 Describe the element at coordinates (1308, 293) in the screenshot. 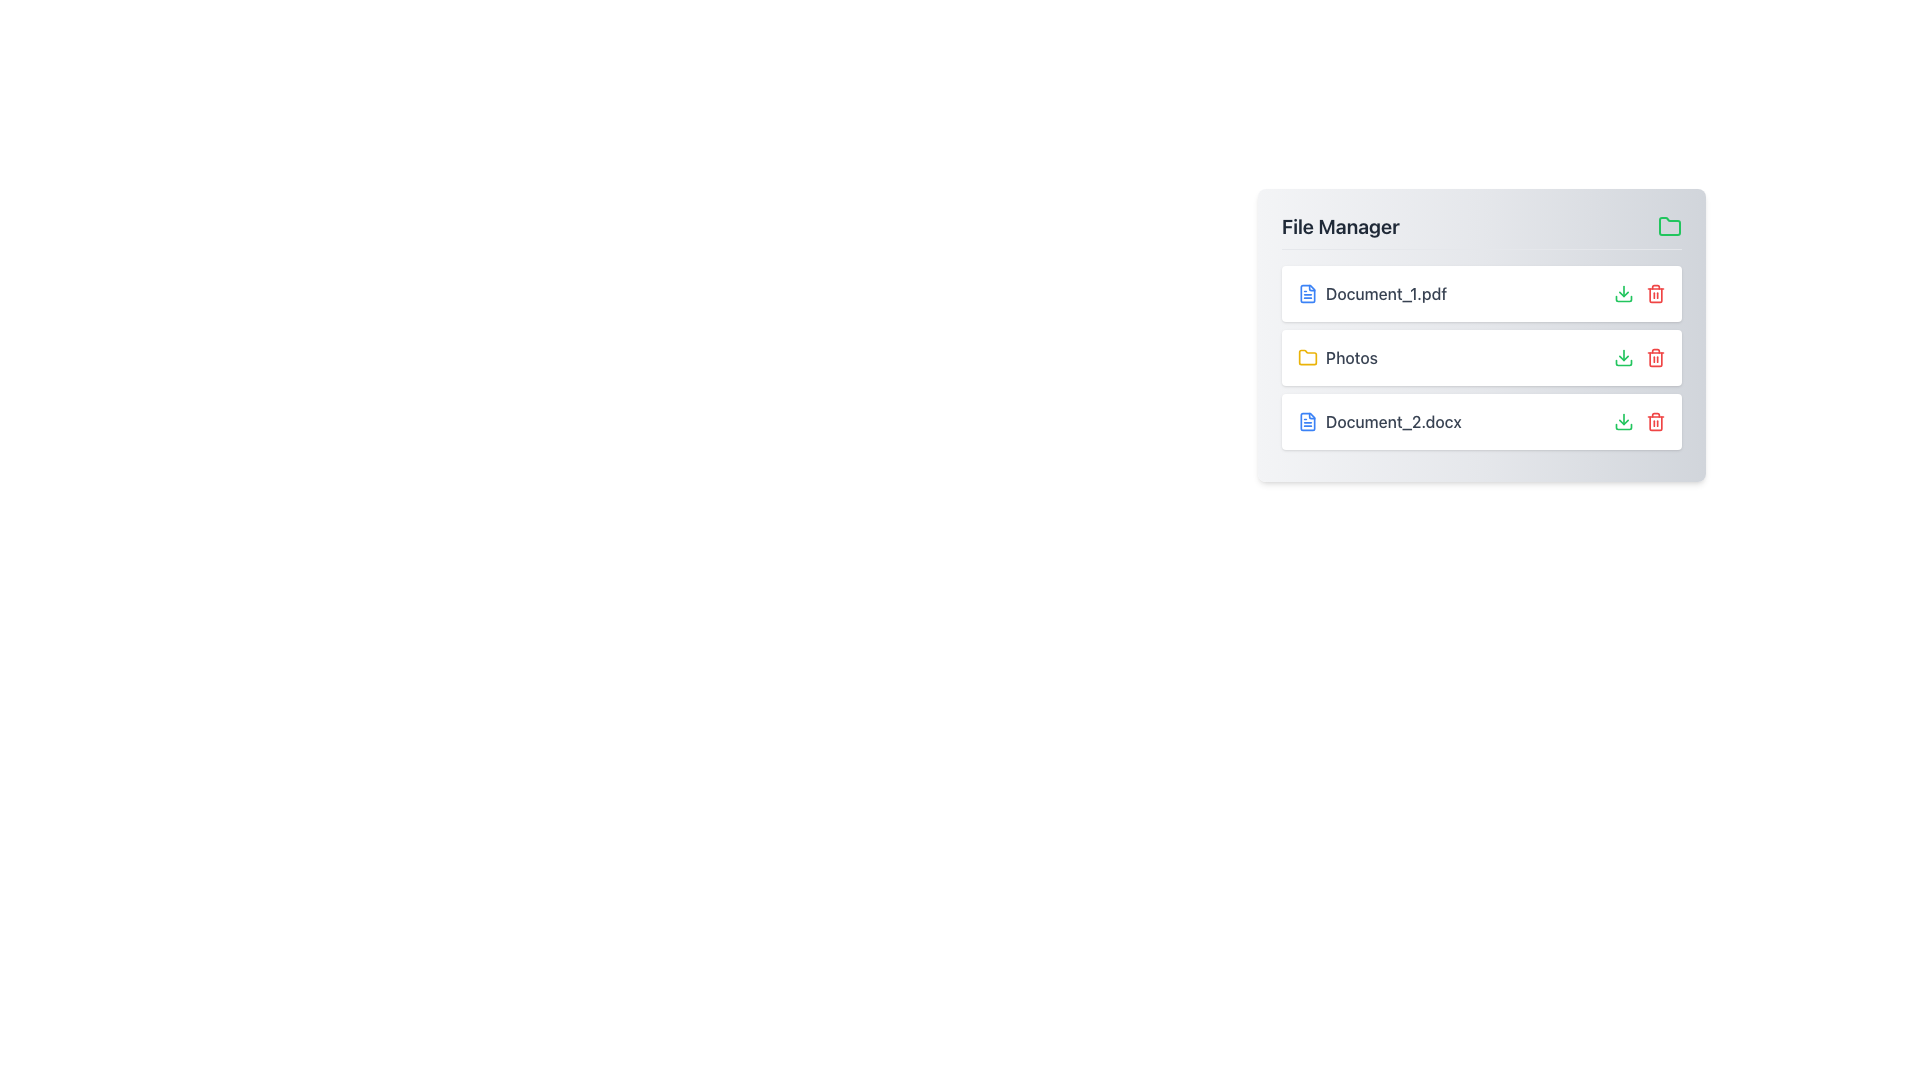

I see `the PDF icon representing 'Document_1.pdf'` at that location.